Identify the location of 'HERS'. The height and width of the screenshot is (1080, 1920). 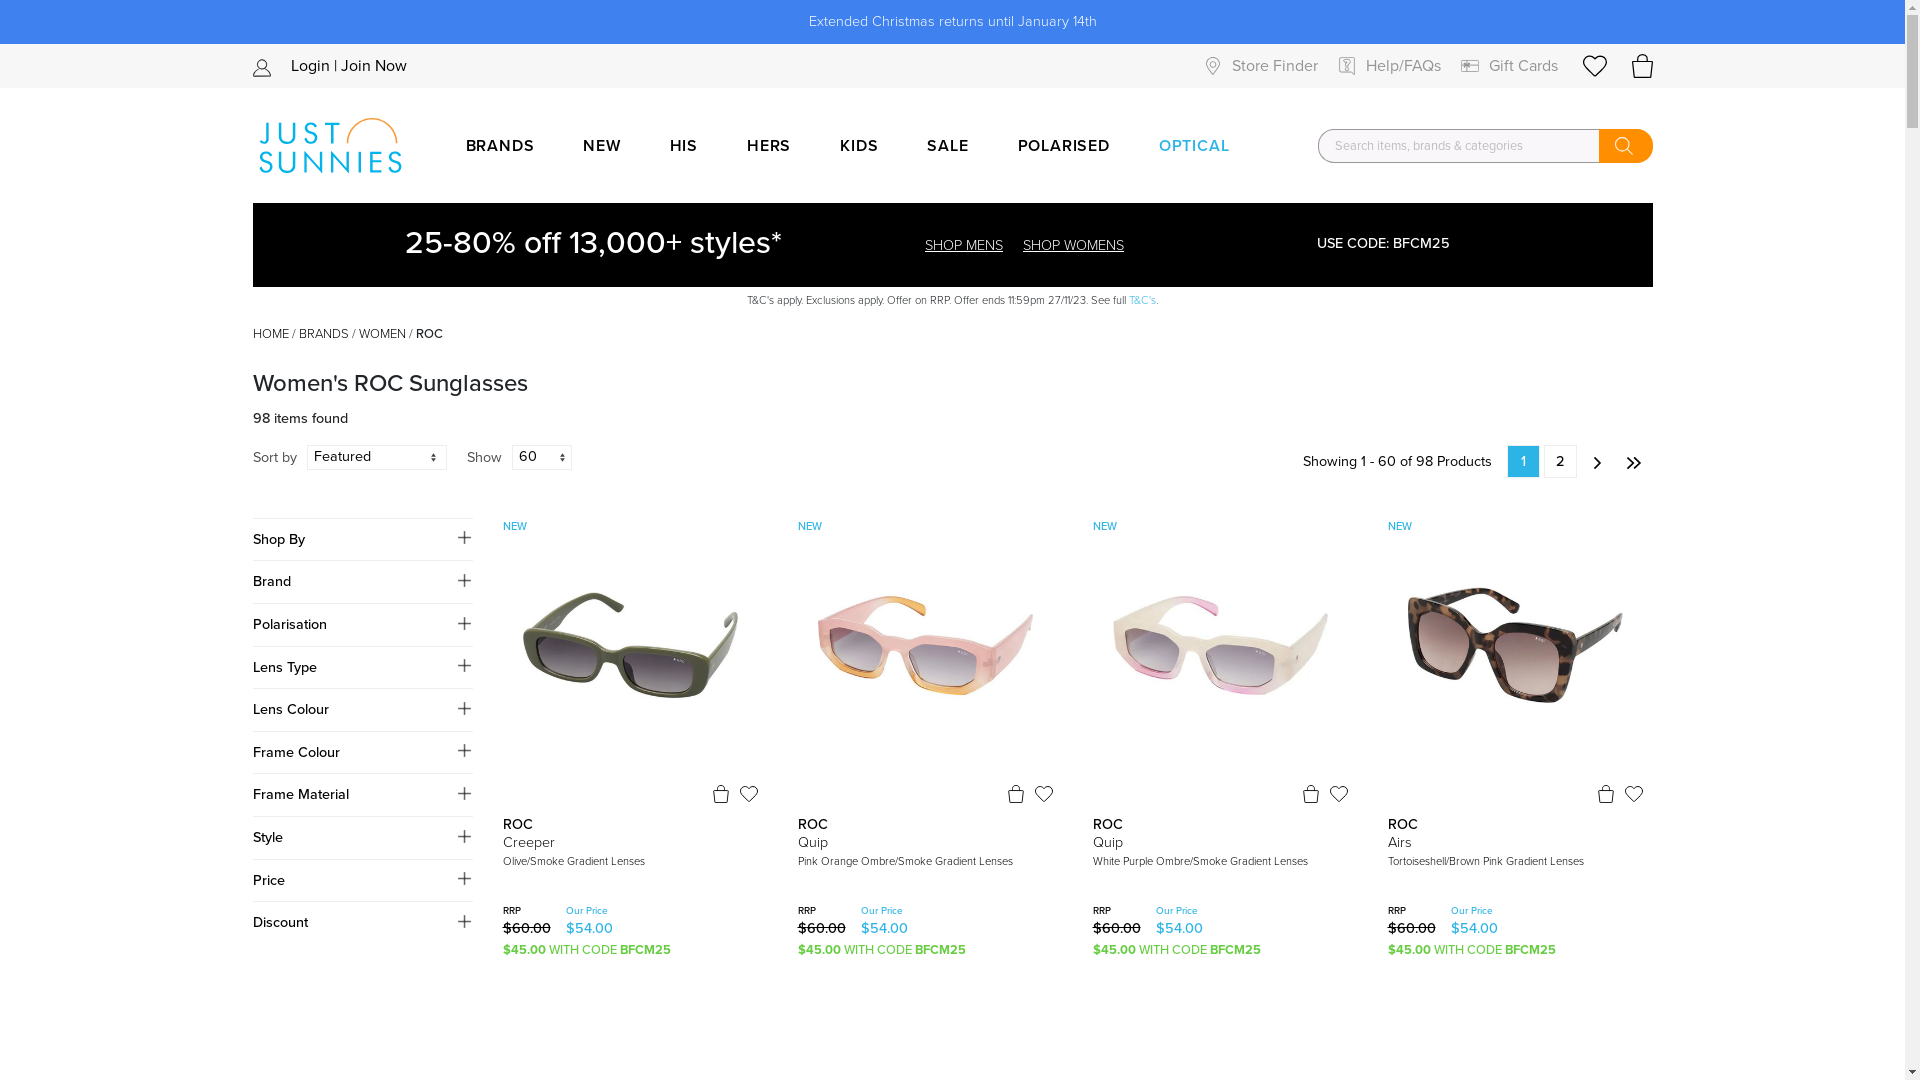
(728, 144).